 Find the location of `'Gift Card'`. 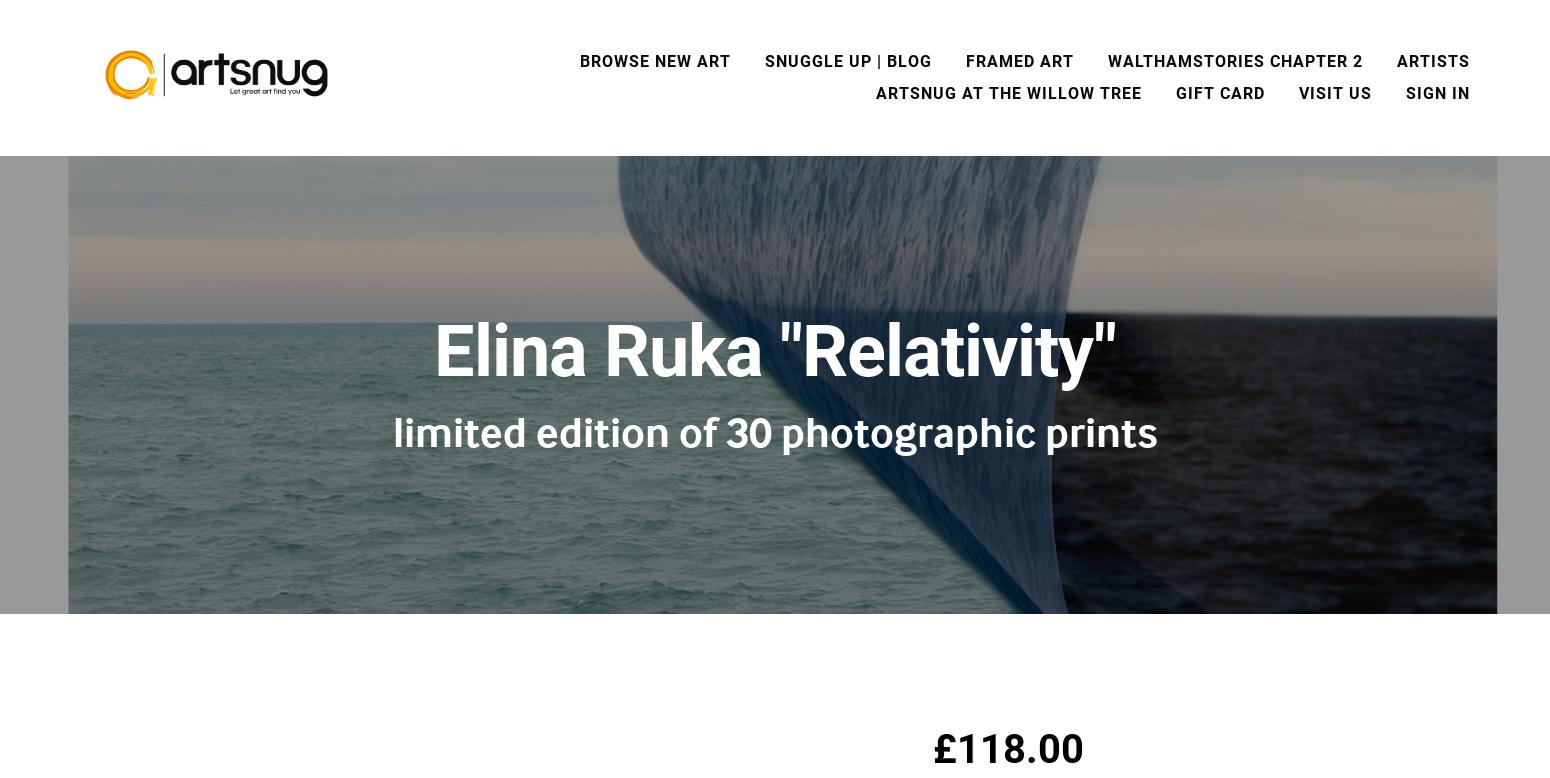

'Gift Card' is located at coordinates (1220, 92).